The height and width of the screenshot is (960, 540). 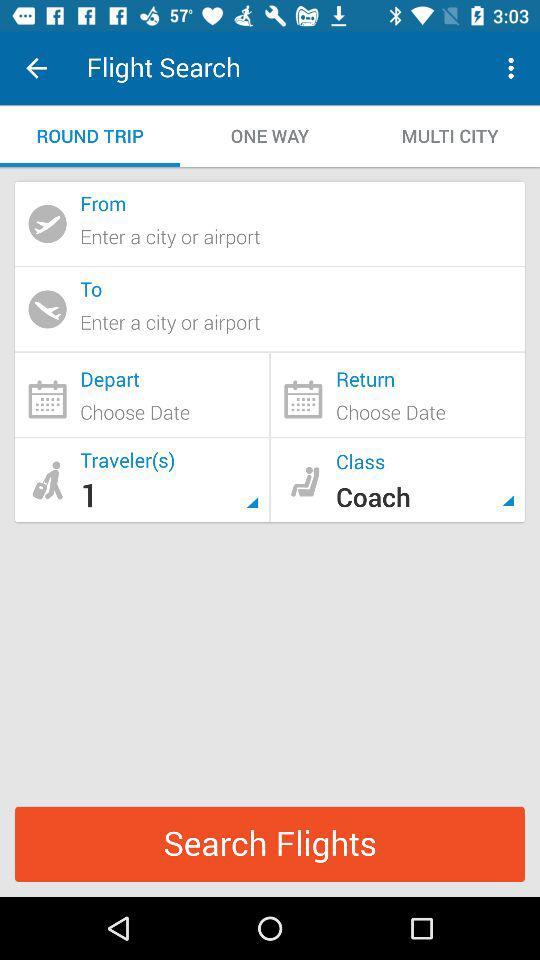 What do you see at coordinates (36, 68) in the screenshot?
I see `item to the left of the flight search` at bounding box center [36, 68].